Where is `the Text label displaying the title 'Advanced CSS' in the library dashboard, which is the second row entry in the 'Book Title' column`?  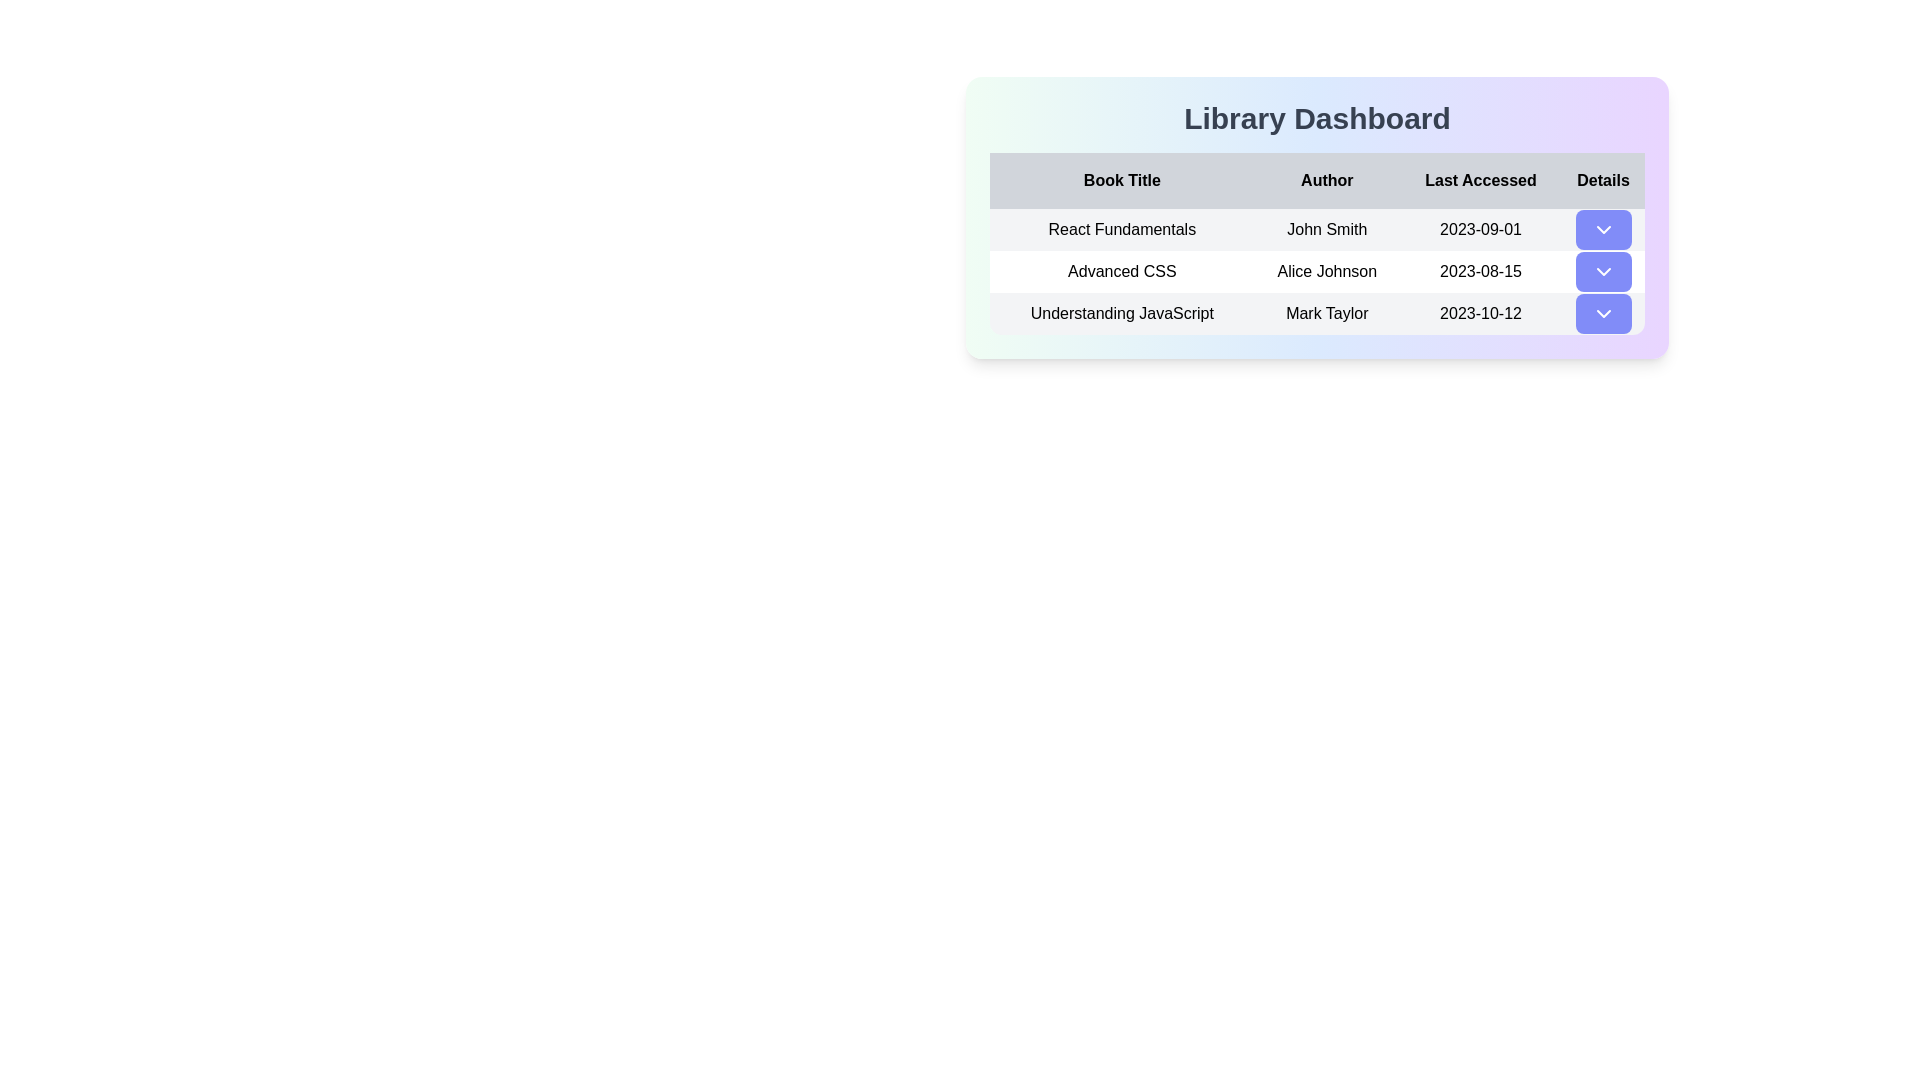 the Text label displaying the title 'Advanced CSS' in the library dashboard, which is the second row entry in the 'Book Title' column is located at coordinates (1122, 272).